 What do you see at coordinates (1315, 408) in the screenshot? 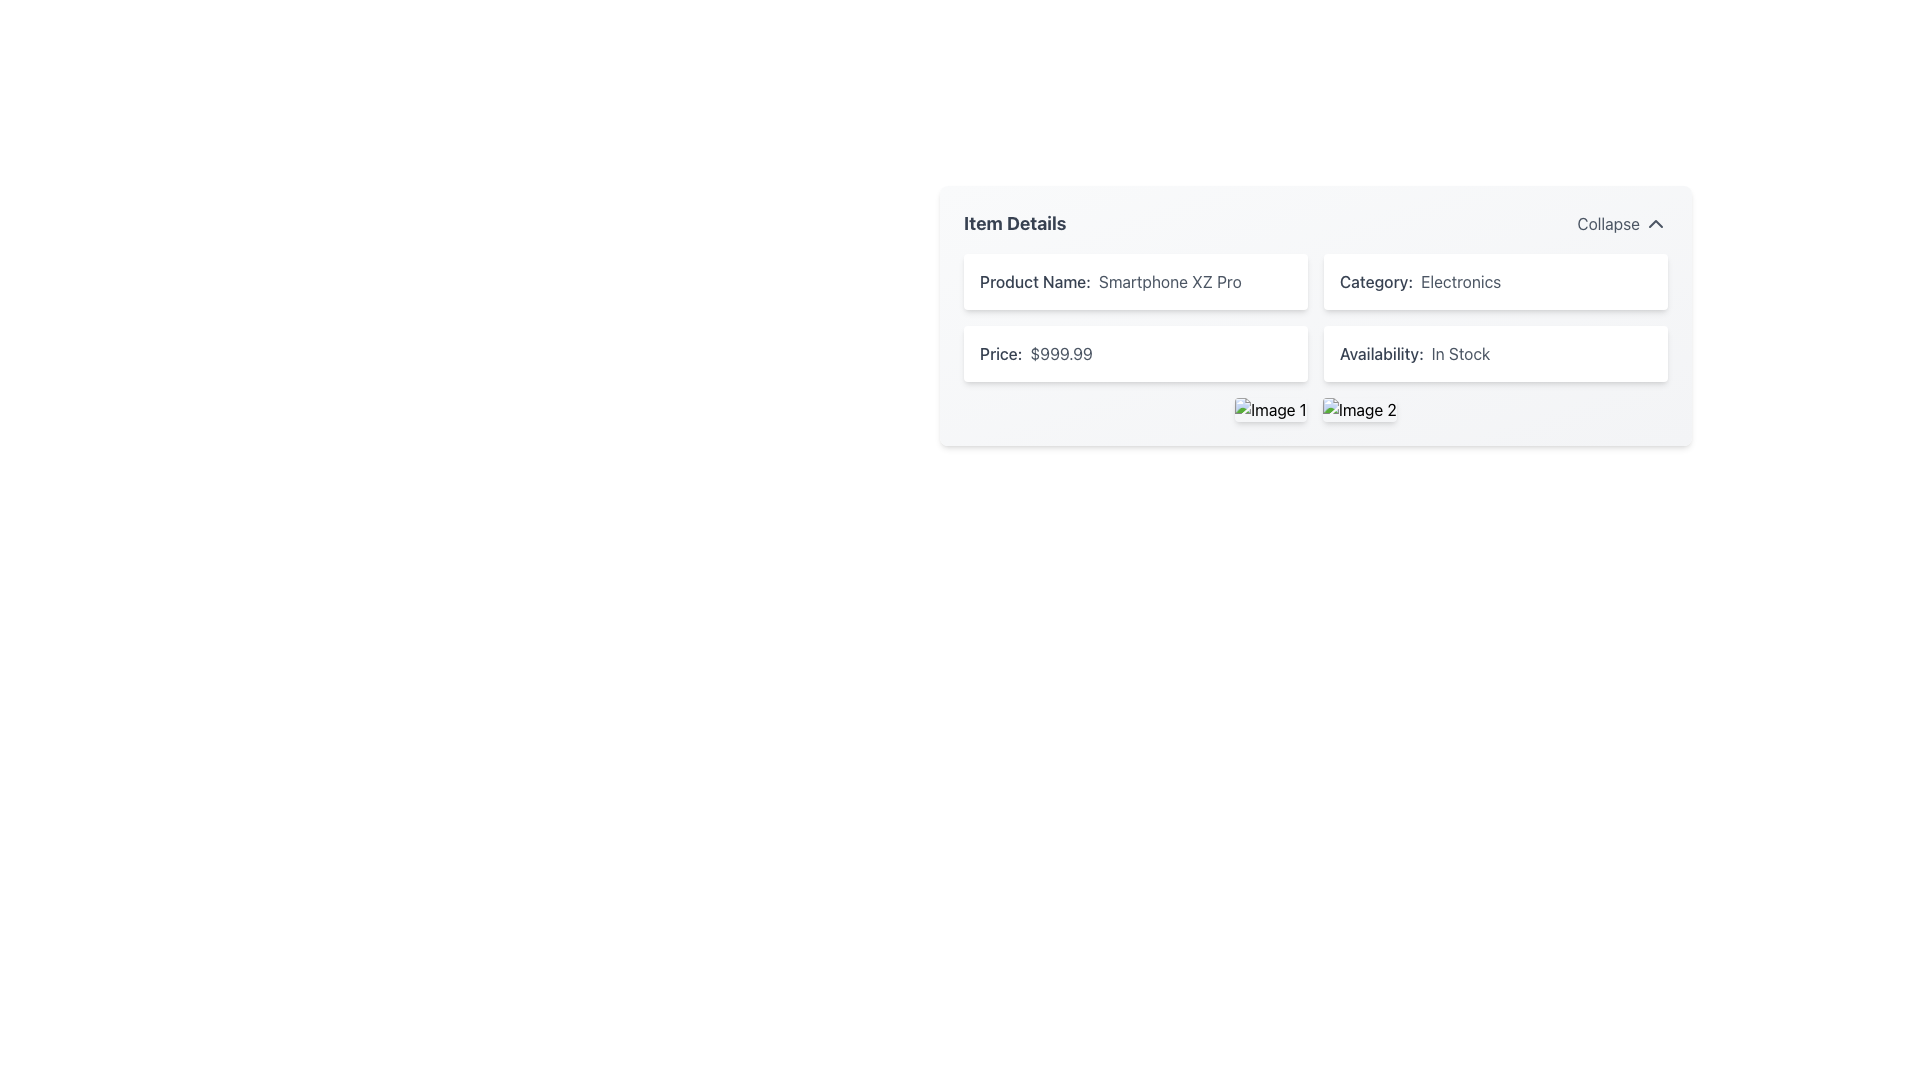
I see `the individual images in the horizontal image group located below the 'Availability' field` at bounding box center [1315, 408].